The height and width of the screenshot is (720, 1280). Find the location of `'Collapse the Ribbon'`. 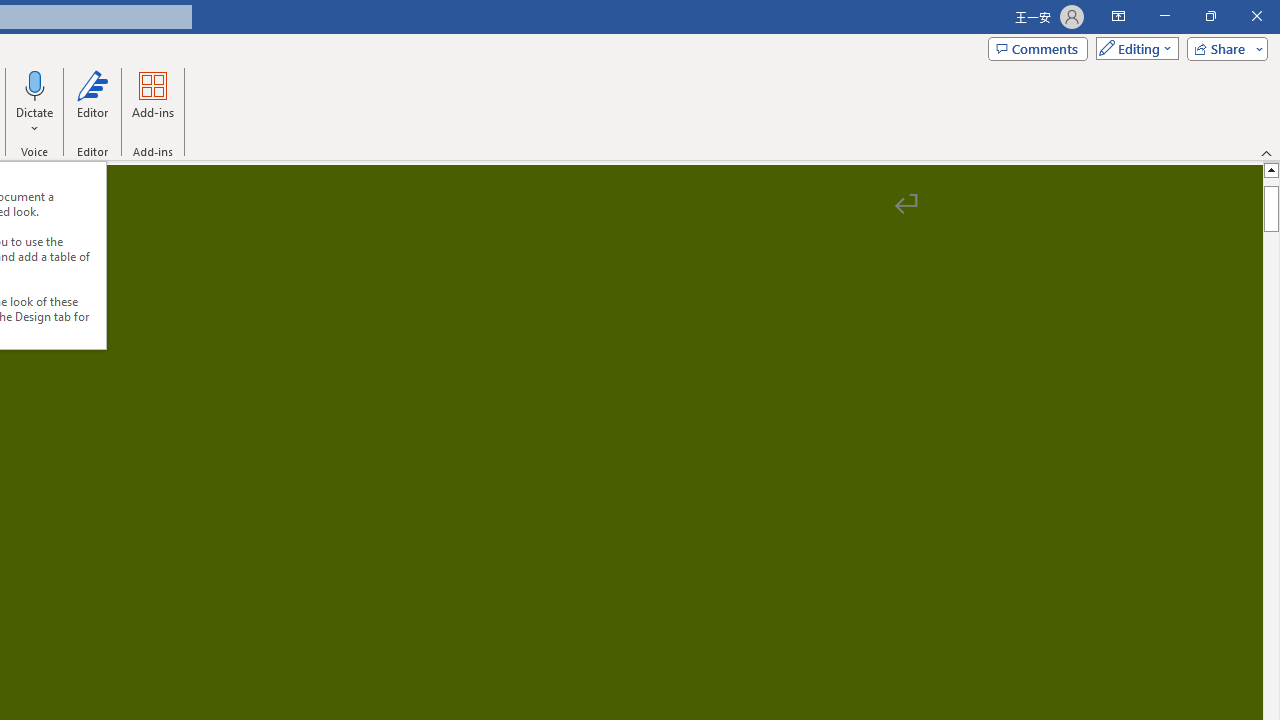

'Collapse the Ribbon' is located at coordinates (1266, 152).